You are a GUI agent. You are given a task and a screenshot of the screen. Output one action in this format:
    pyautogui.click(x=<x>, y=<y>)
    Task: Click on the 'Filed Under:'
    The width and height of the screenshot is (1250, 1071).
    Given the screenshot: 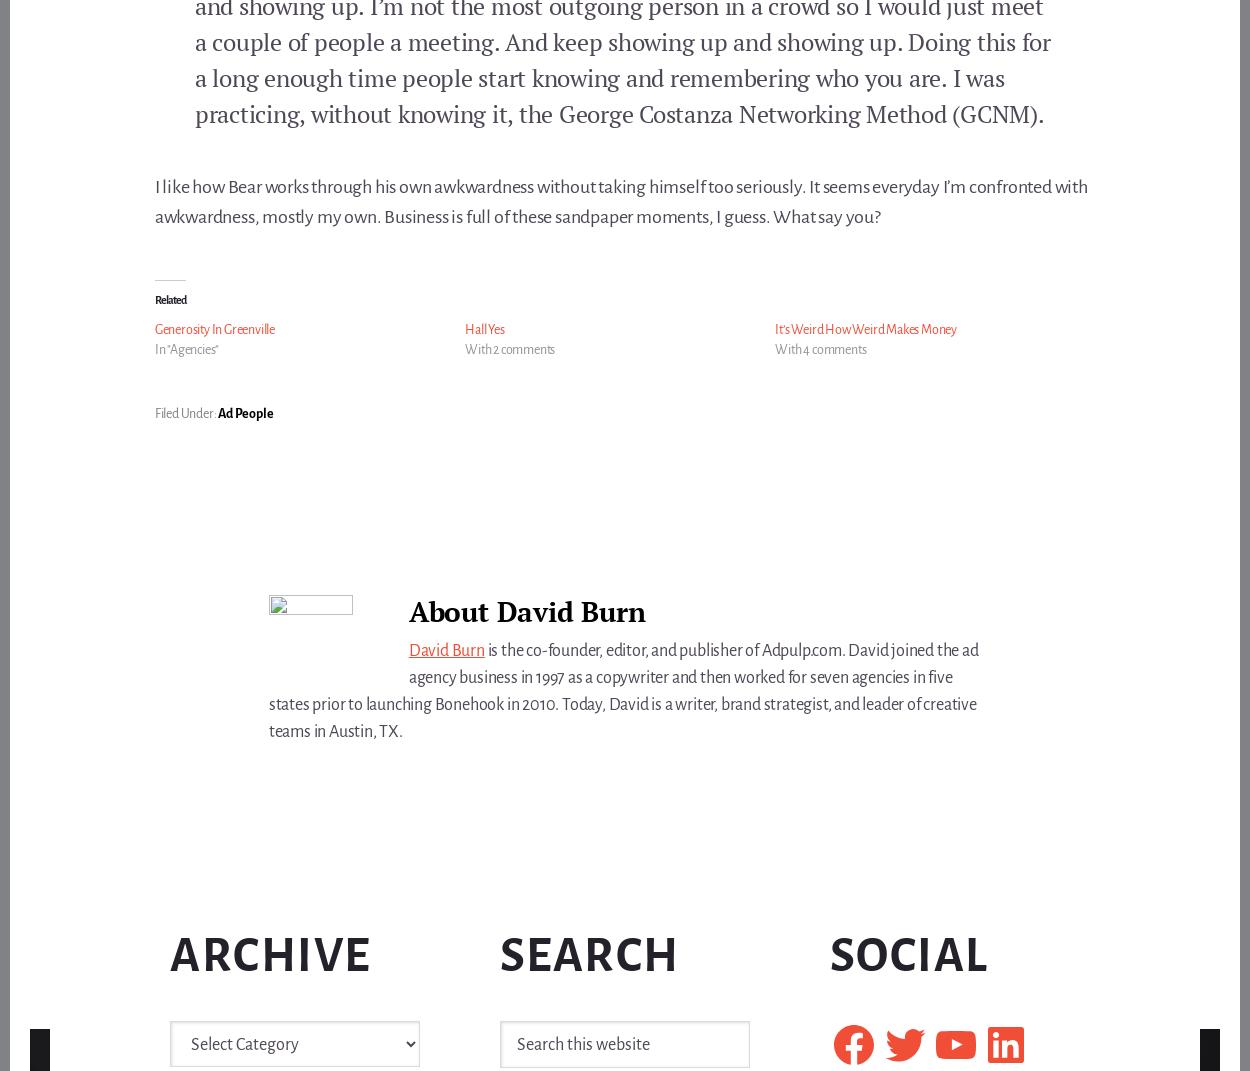 What is the action you would take?
    pyautogui.click(x=185, y=412)
    